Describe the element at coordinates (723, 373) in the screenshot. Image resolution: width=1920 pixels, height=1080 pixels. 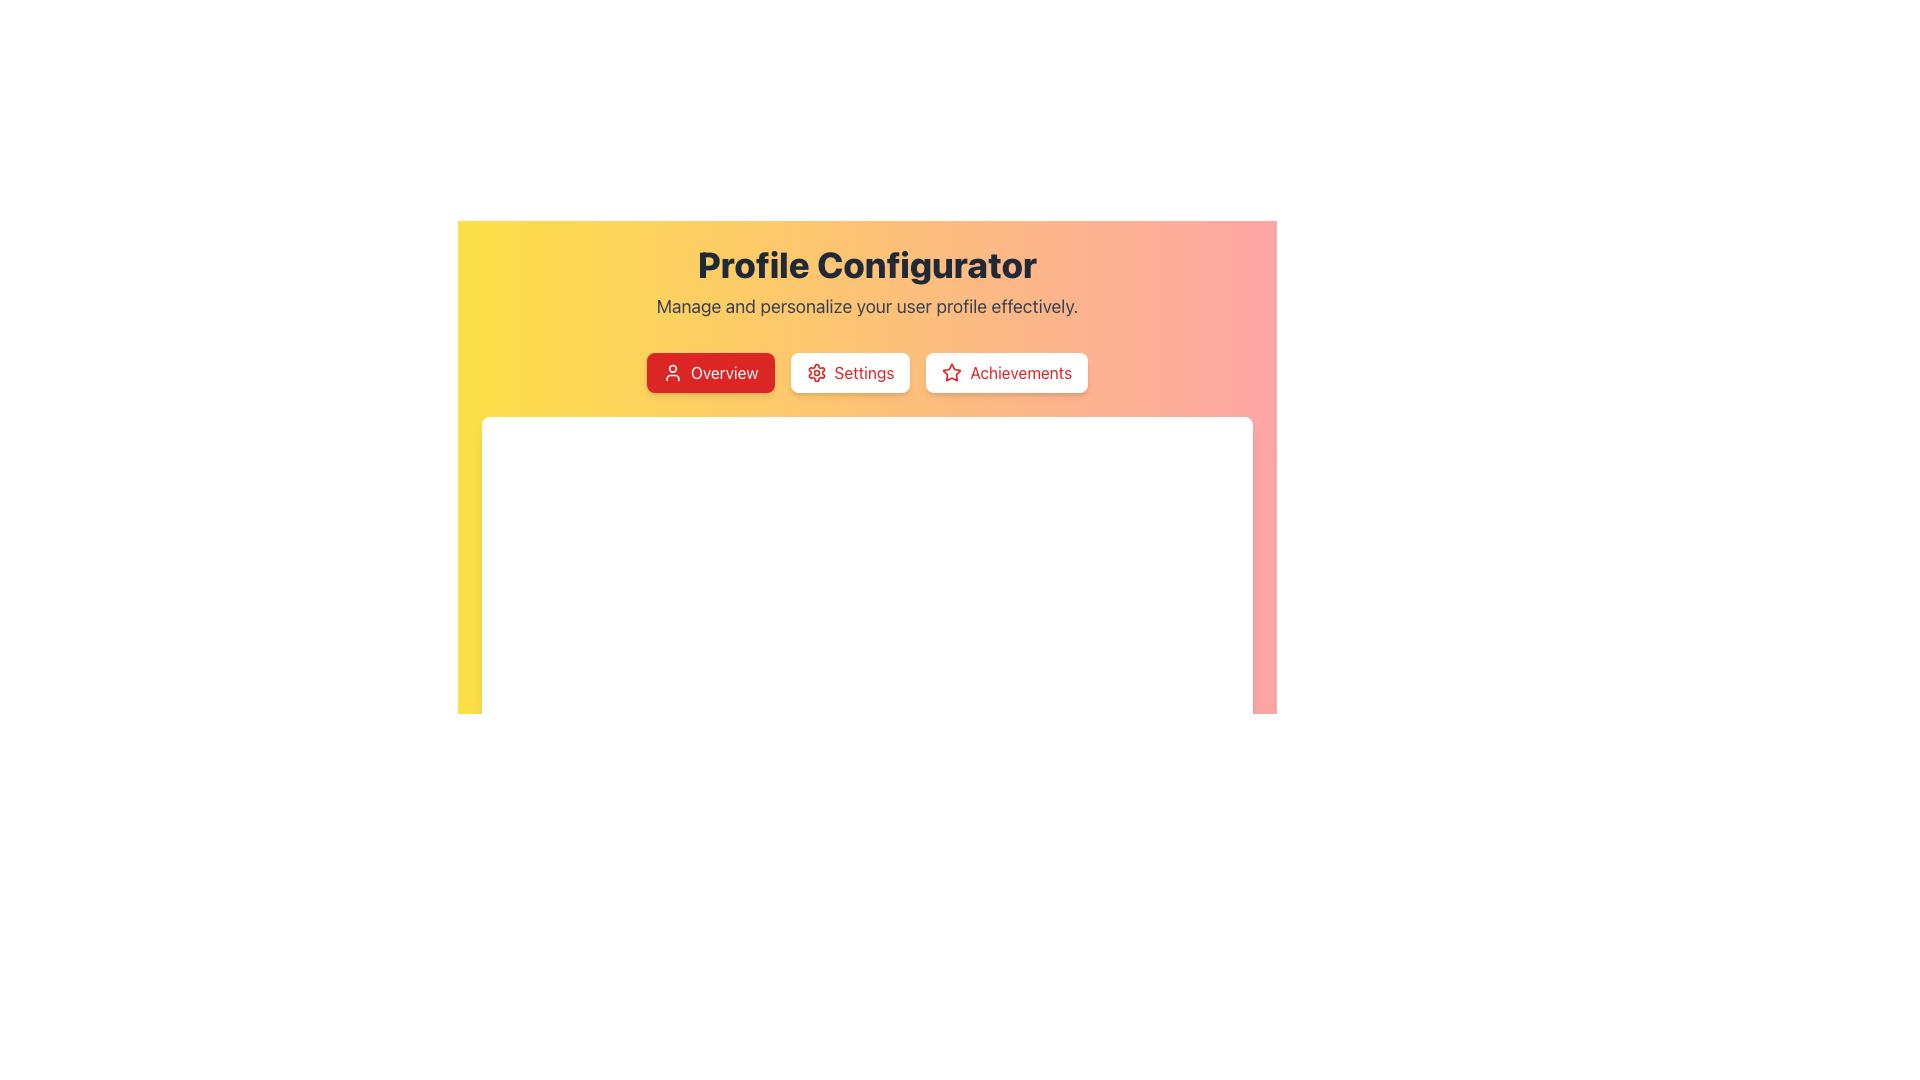
I see `the 'Overview' text label within the leftmost button under the 'Profile Configurator' heading to activate its functionality` at that location.